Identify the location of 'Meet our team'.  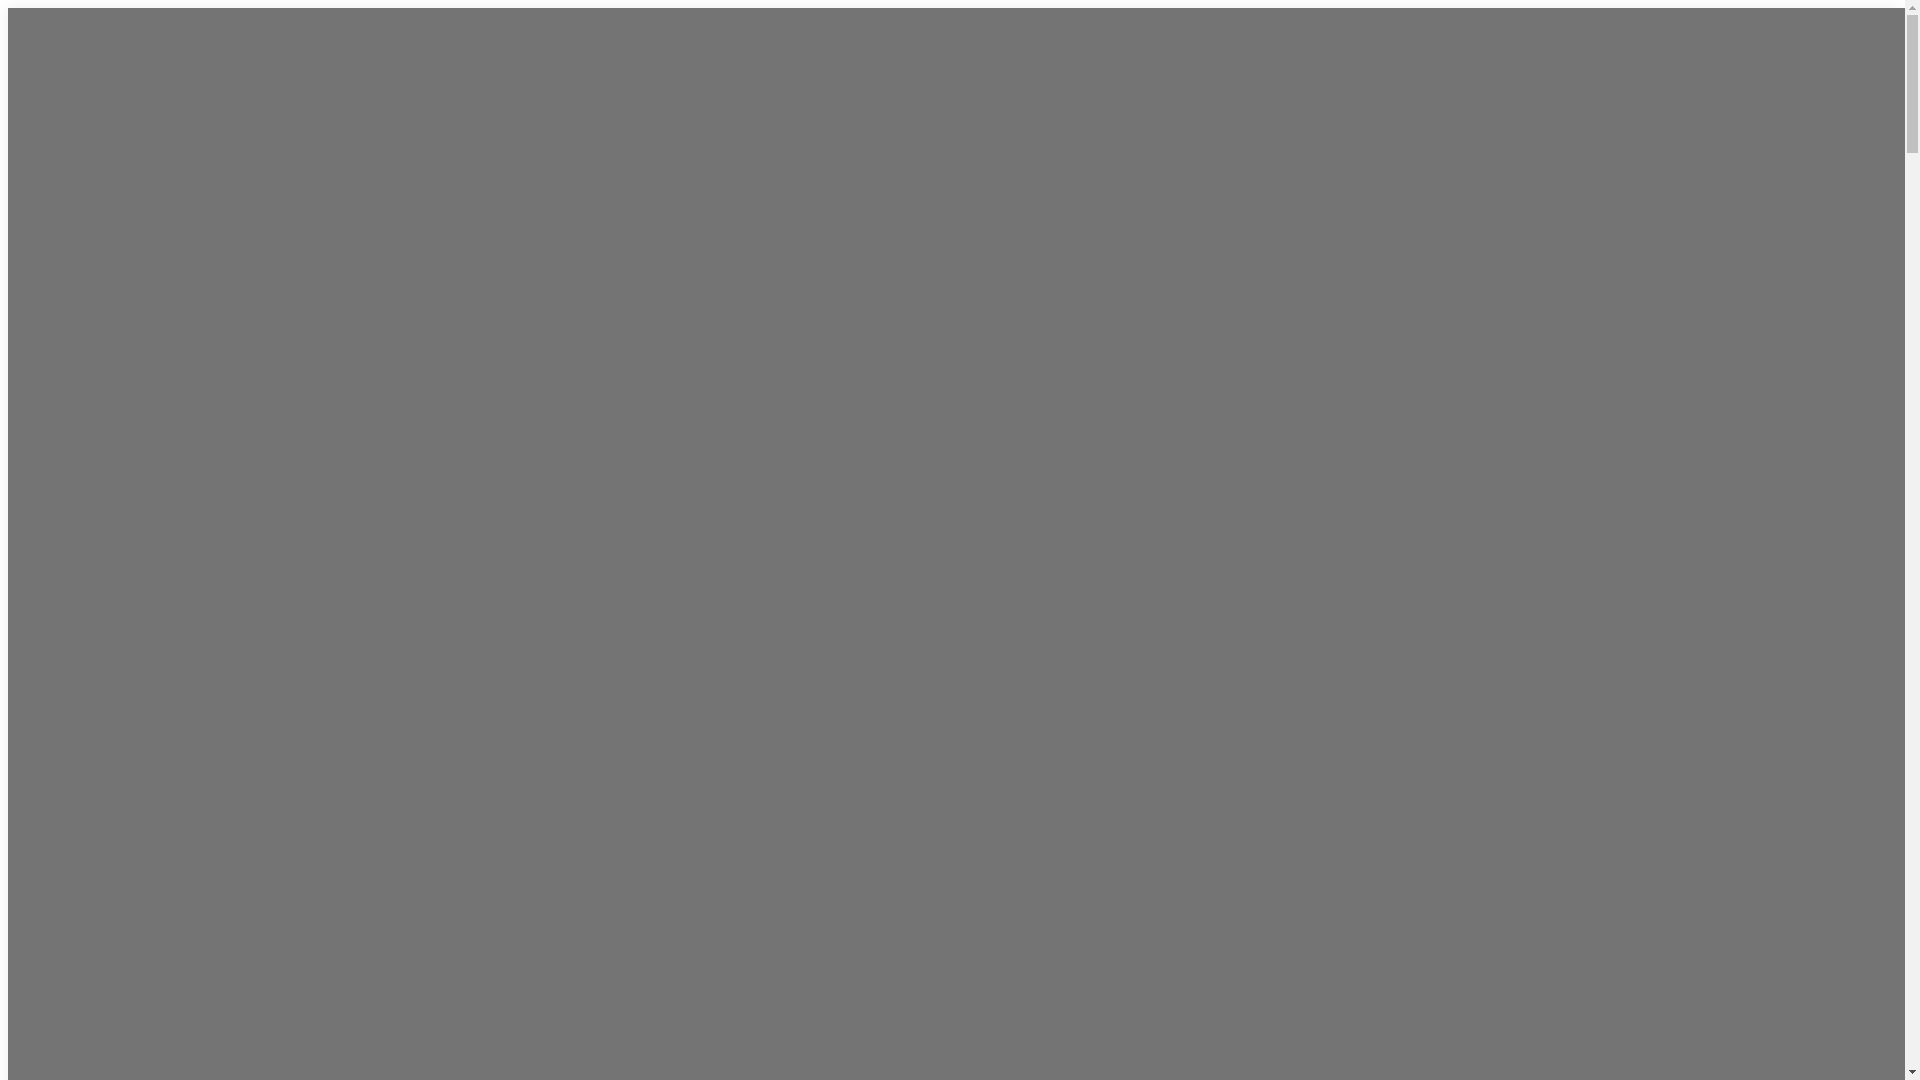
(825, 402).